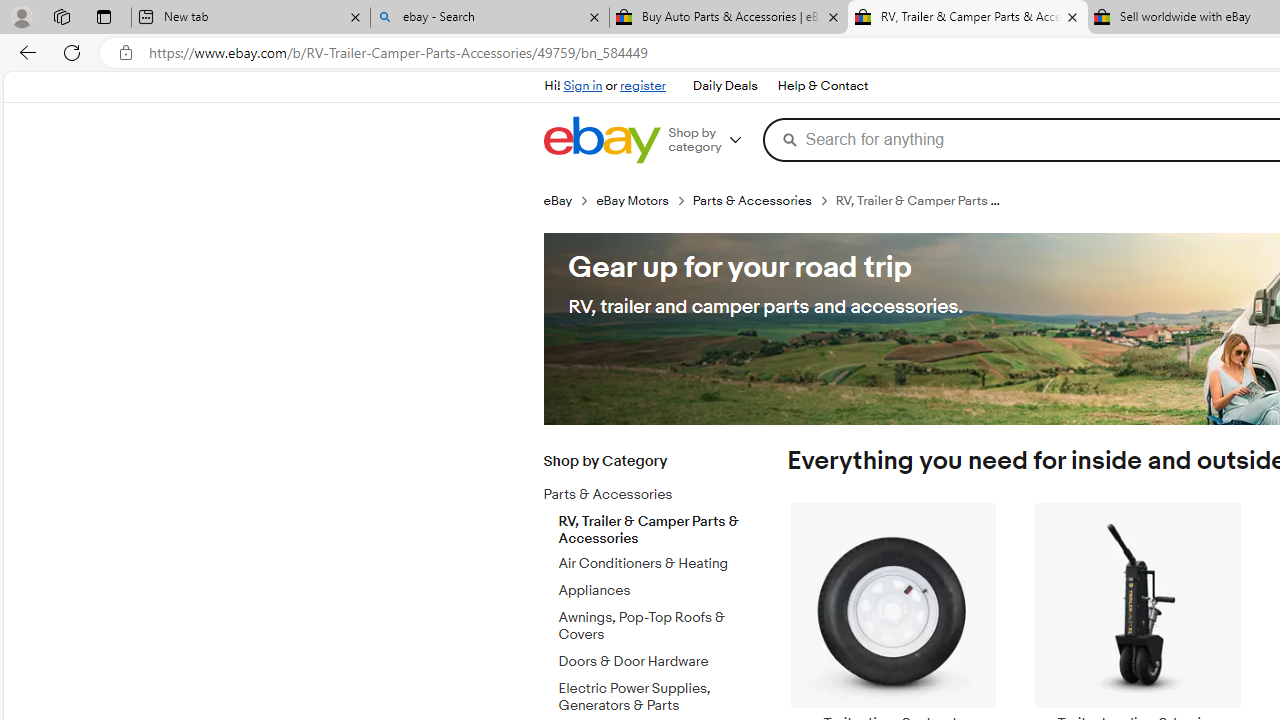  I want to click on 'Air Conditioners & Heating', so click(653, 564).